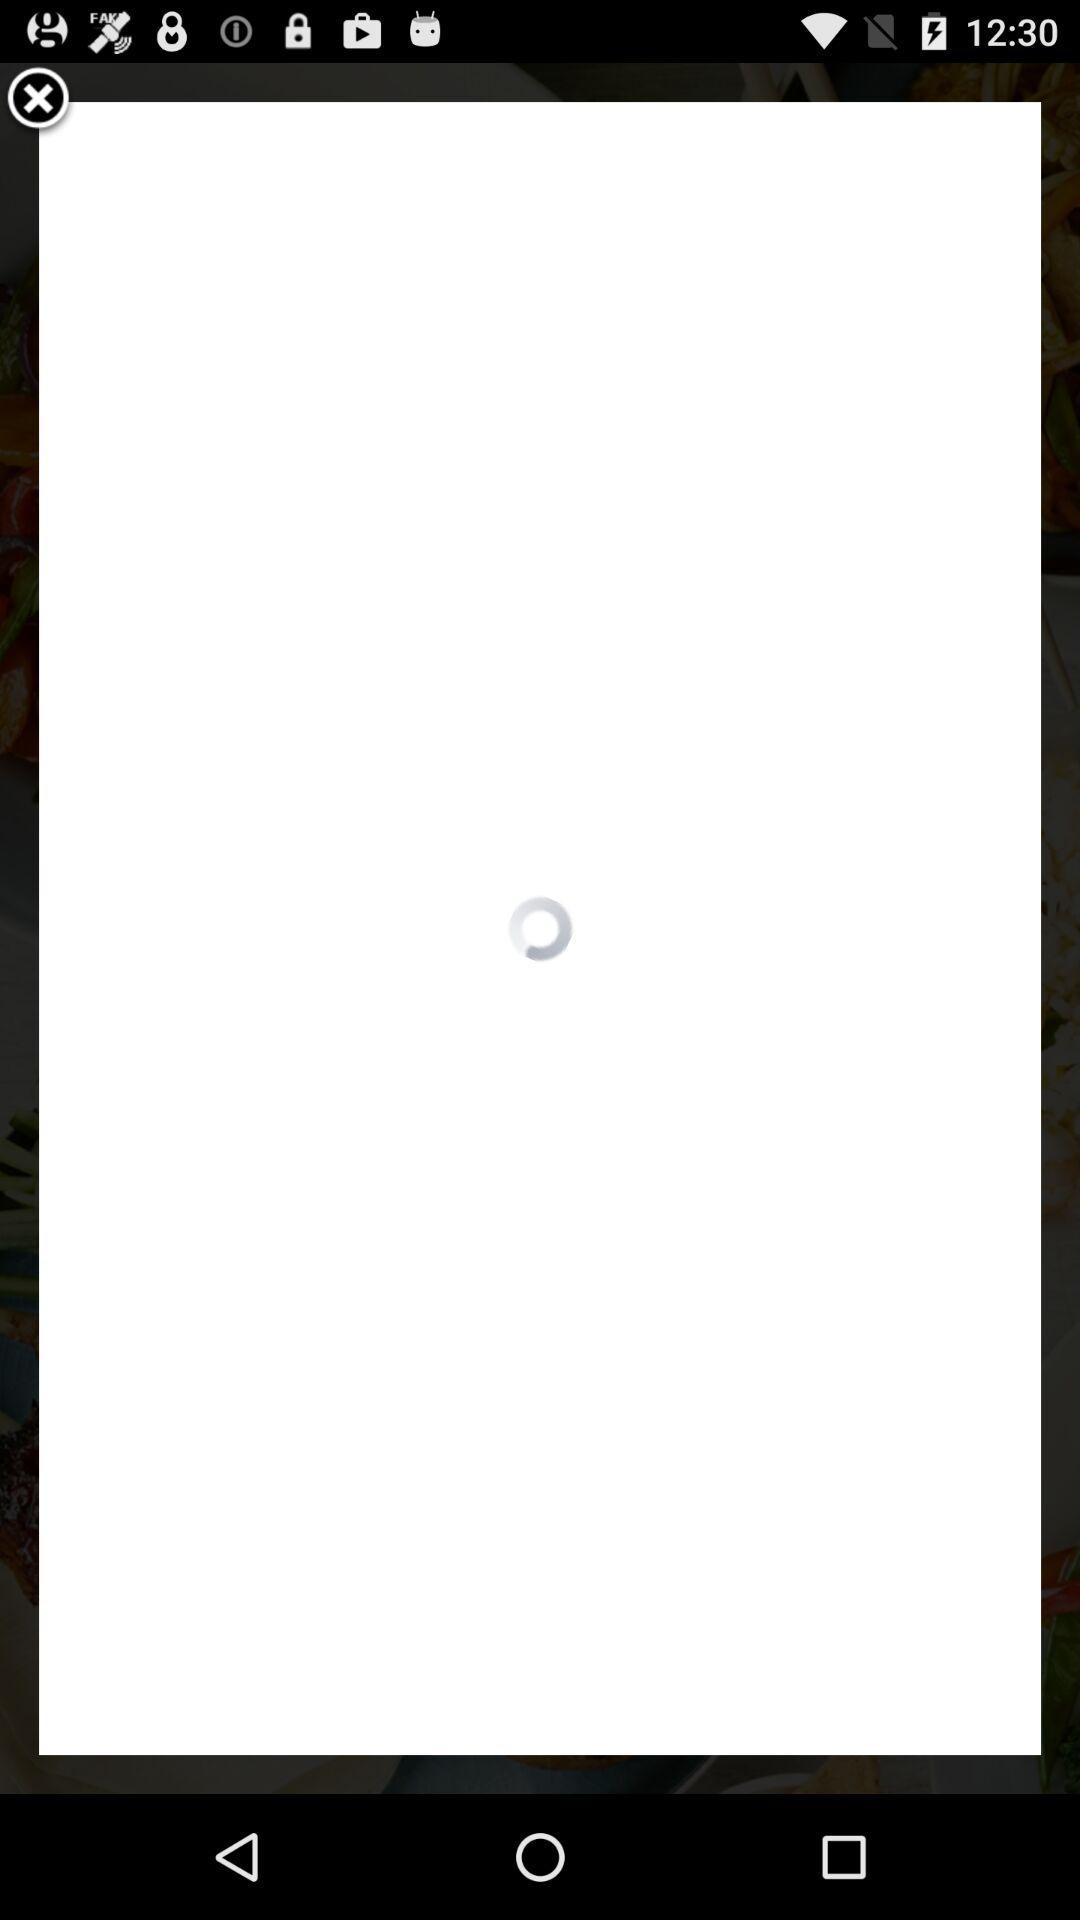 The image size is (1080, 1920). I want to click on the close icon, so click(38, 107).